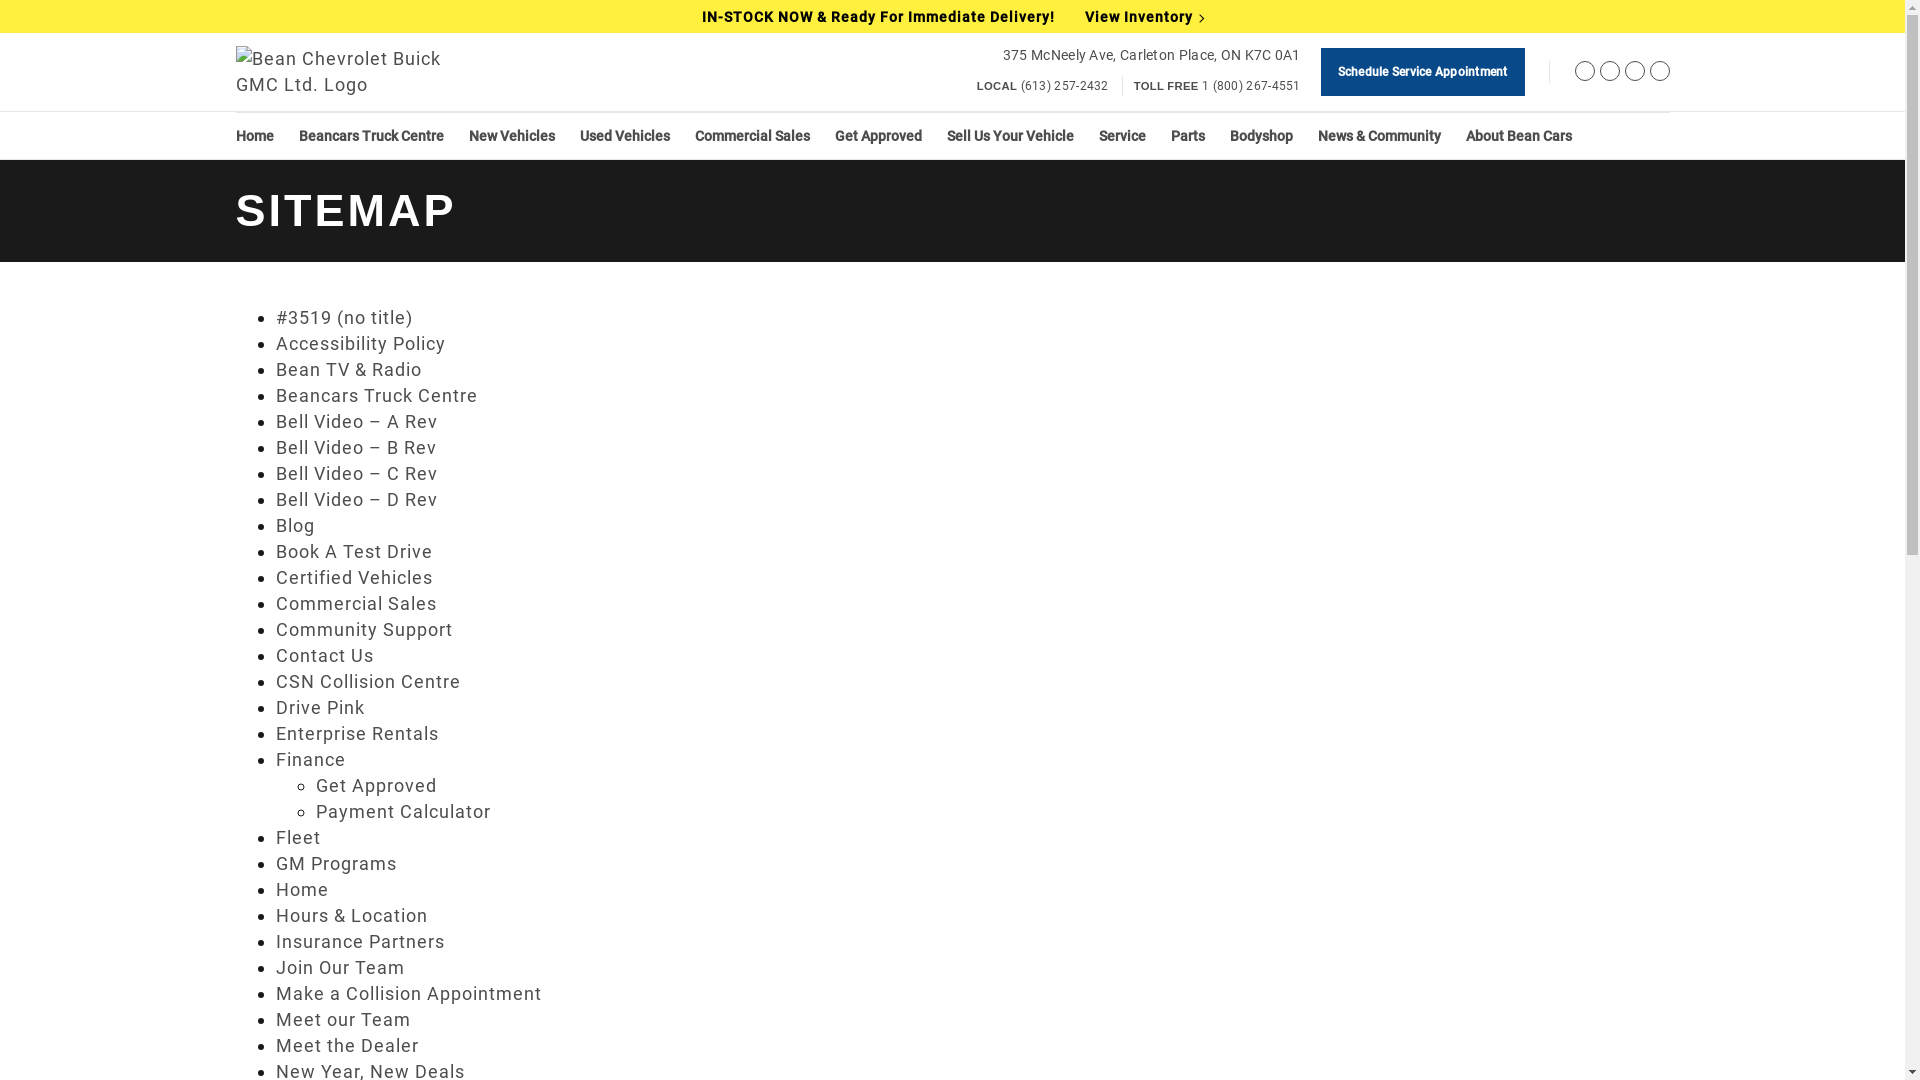 The height and width of the screenshot is (1080, 1920). I want to click on 'Make a Collision Appointment', so click(407, 993).